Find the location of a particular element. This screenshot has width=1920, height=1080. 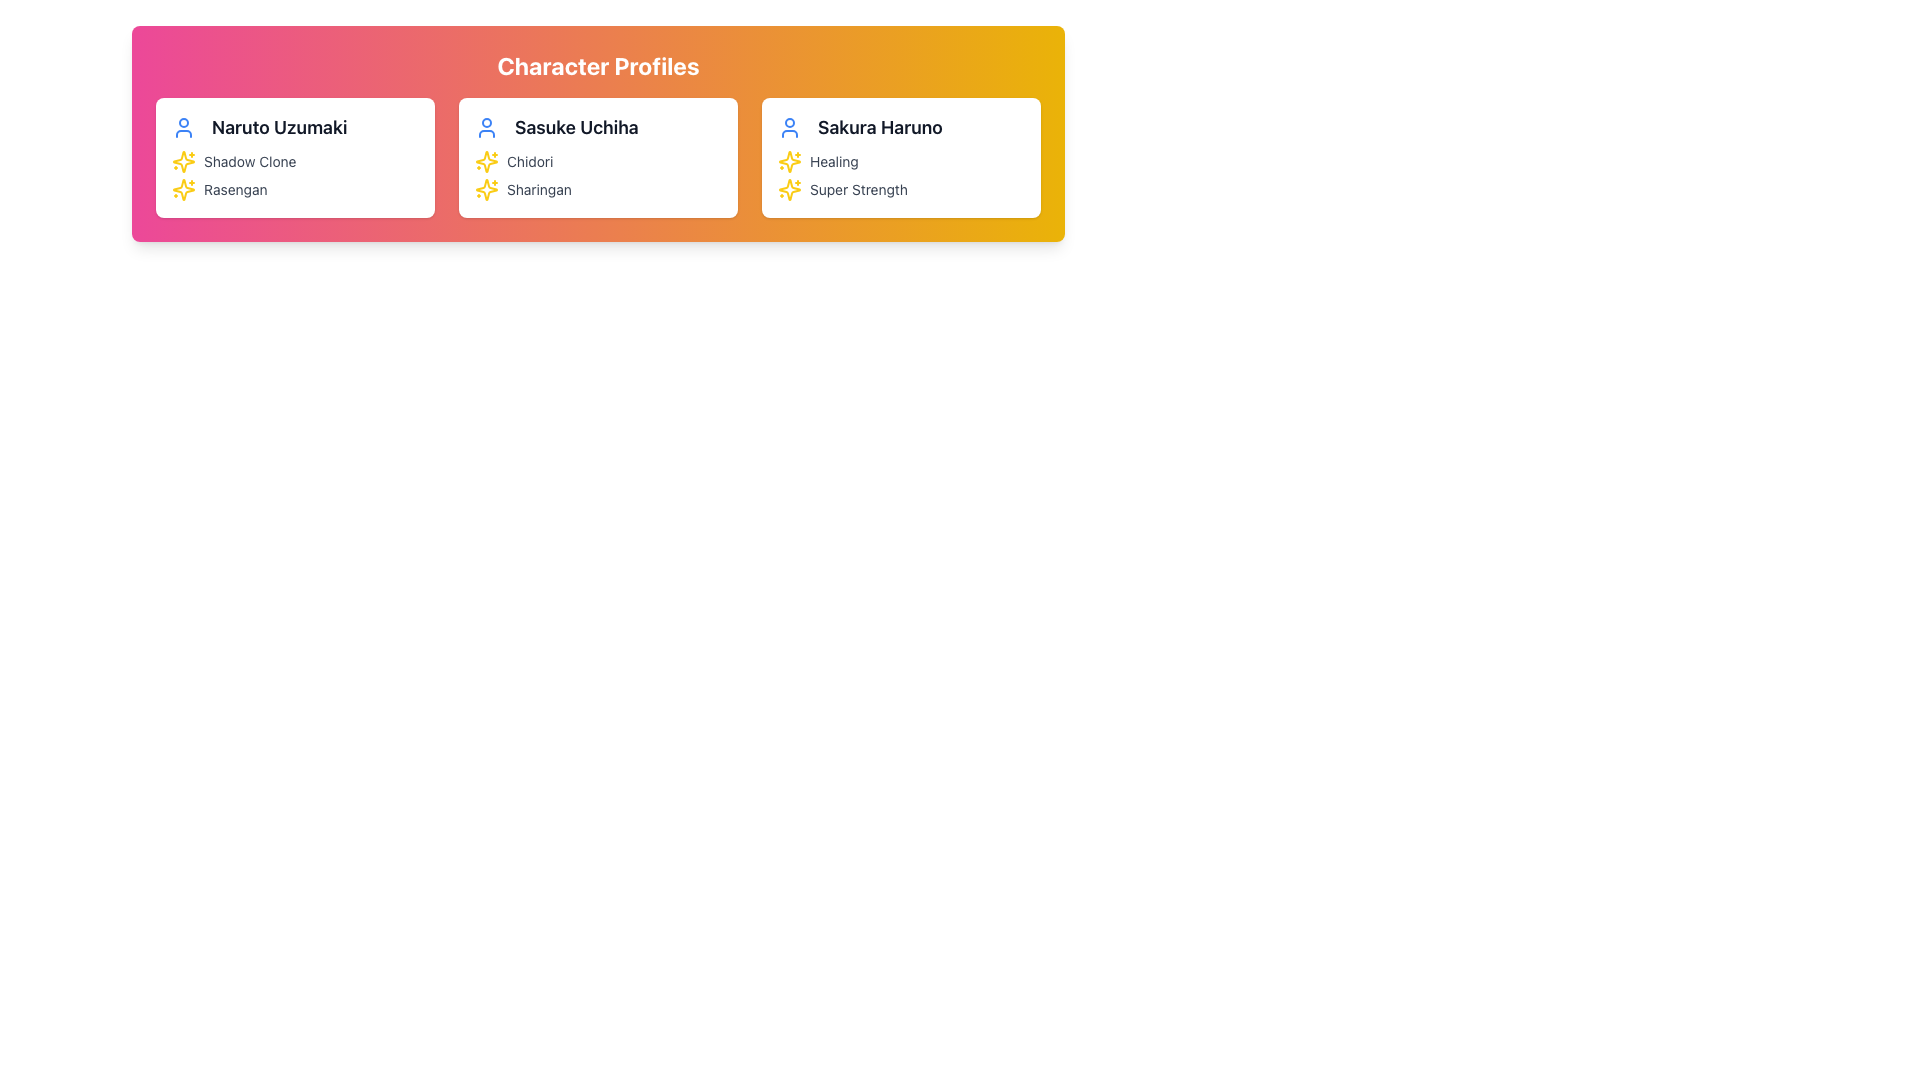

the text element displaying 'Sakura Haruno', which is located in the top-most position of the third card in a horizontal layout of character profiles, below the user icon and above the descriptive texts 'Healing' and 'Super Strength' is located at coordinates (900, 127).